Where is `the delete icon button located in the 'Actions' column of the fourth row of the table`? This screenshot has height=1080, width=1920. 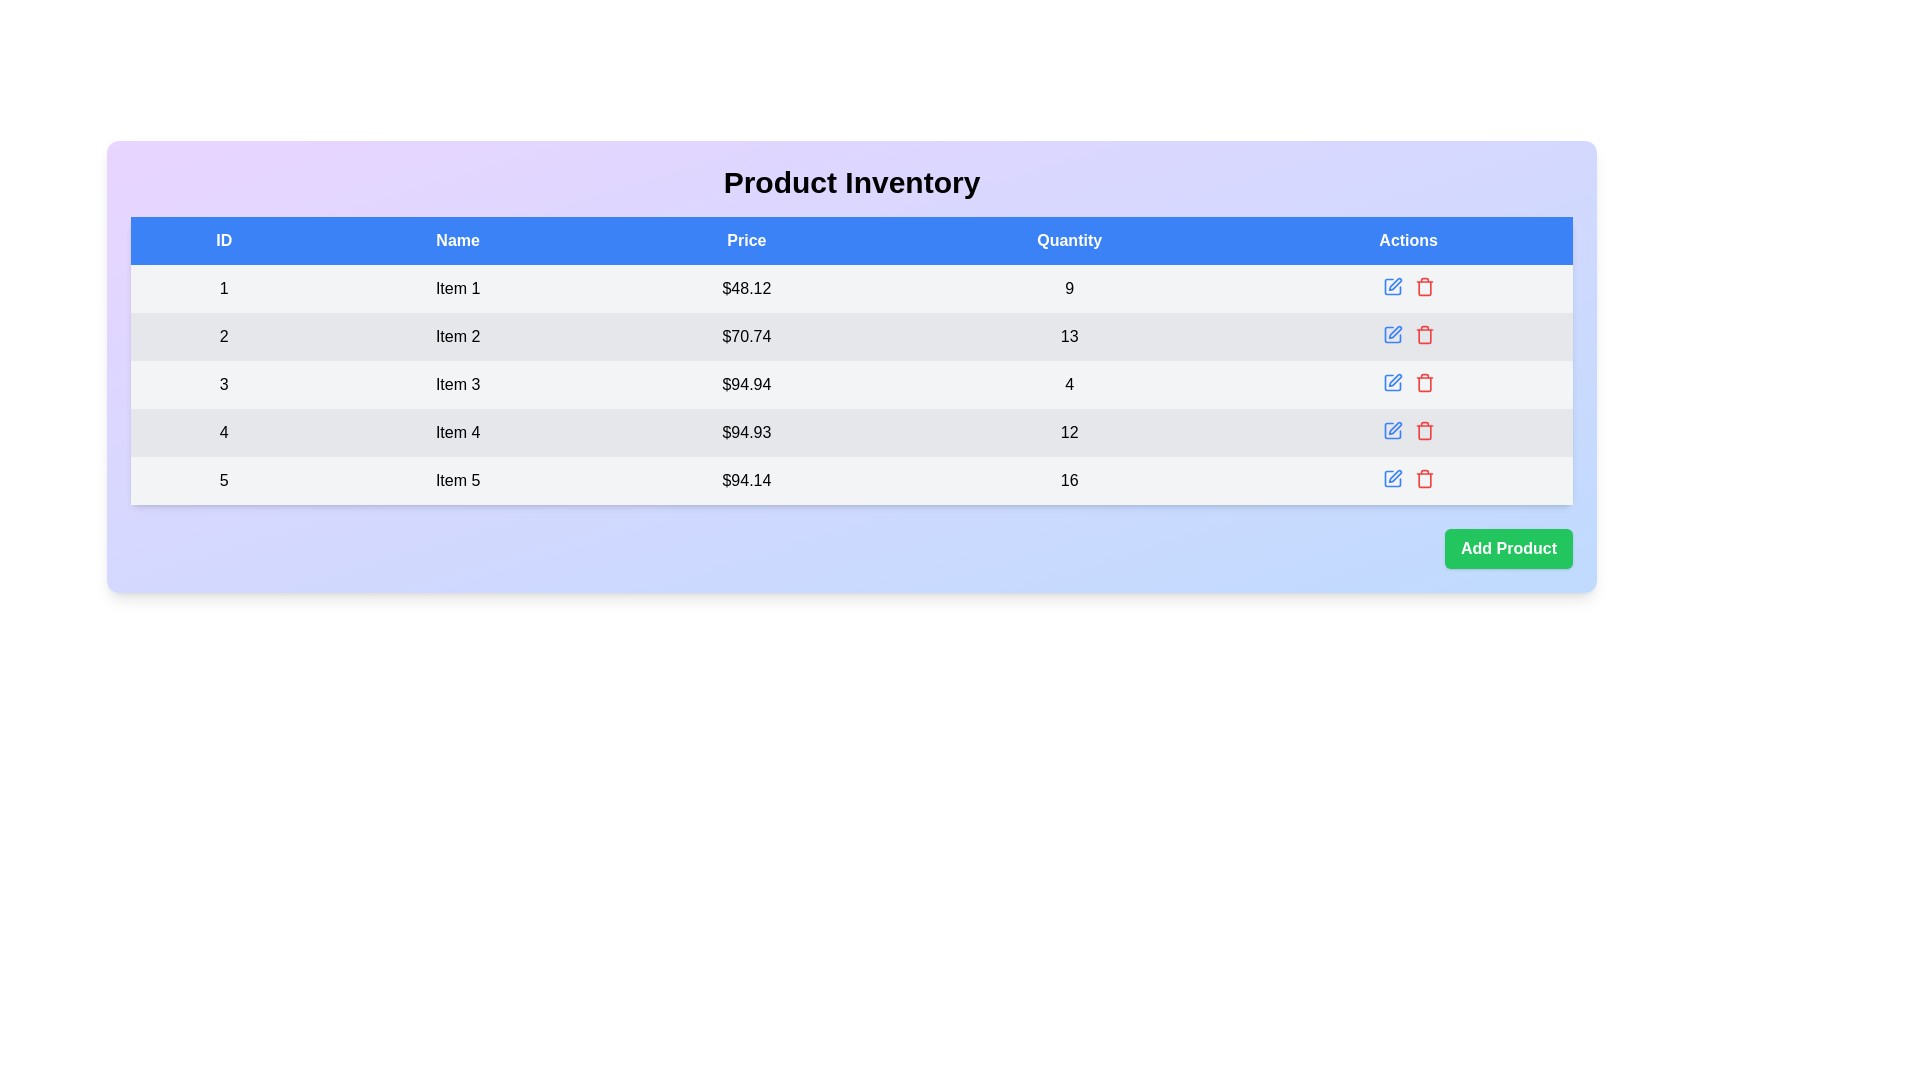
the delete icon button located in the 'Actions' column of the fourth row of the table is located at coordinates (1423, 430).